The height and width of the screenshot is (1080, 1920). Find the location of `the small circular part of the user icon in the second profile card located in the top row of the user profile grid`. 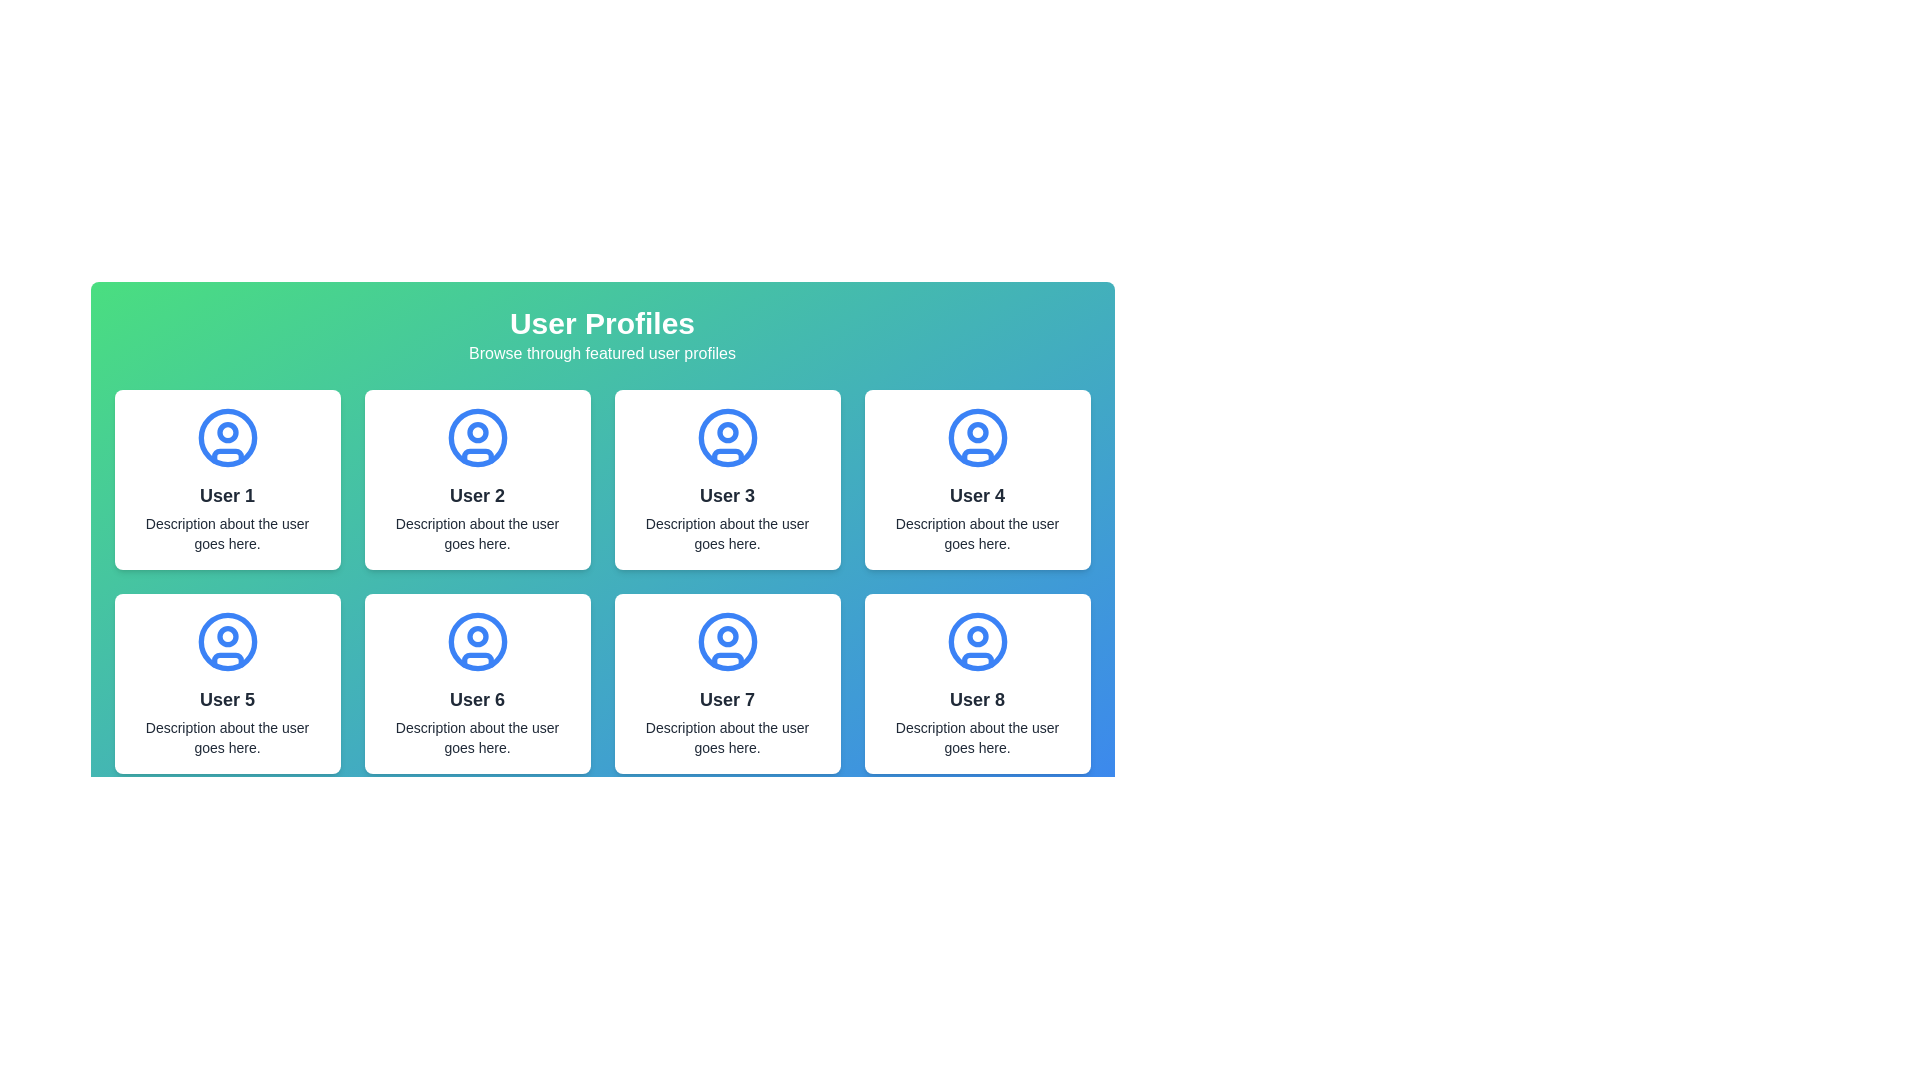

the small circular part of the user icon in the second profile card located in the top row of the user profile grid is located at coordinates (476, 431).